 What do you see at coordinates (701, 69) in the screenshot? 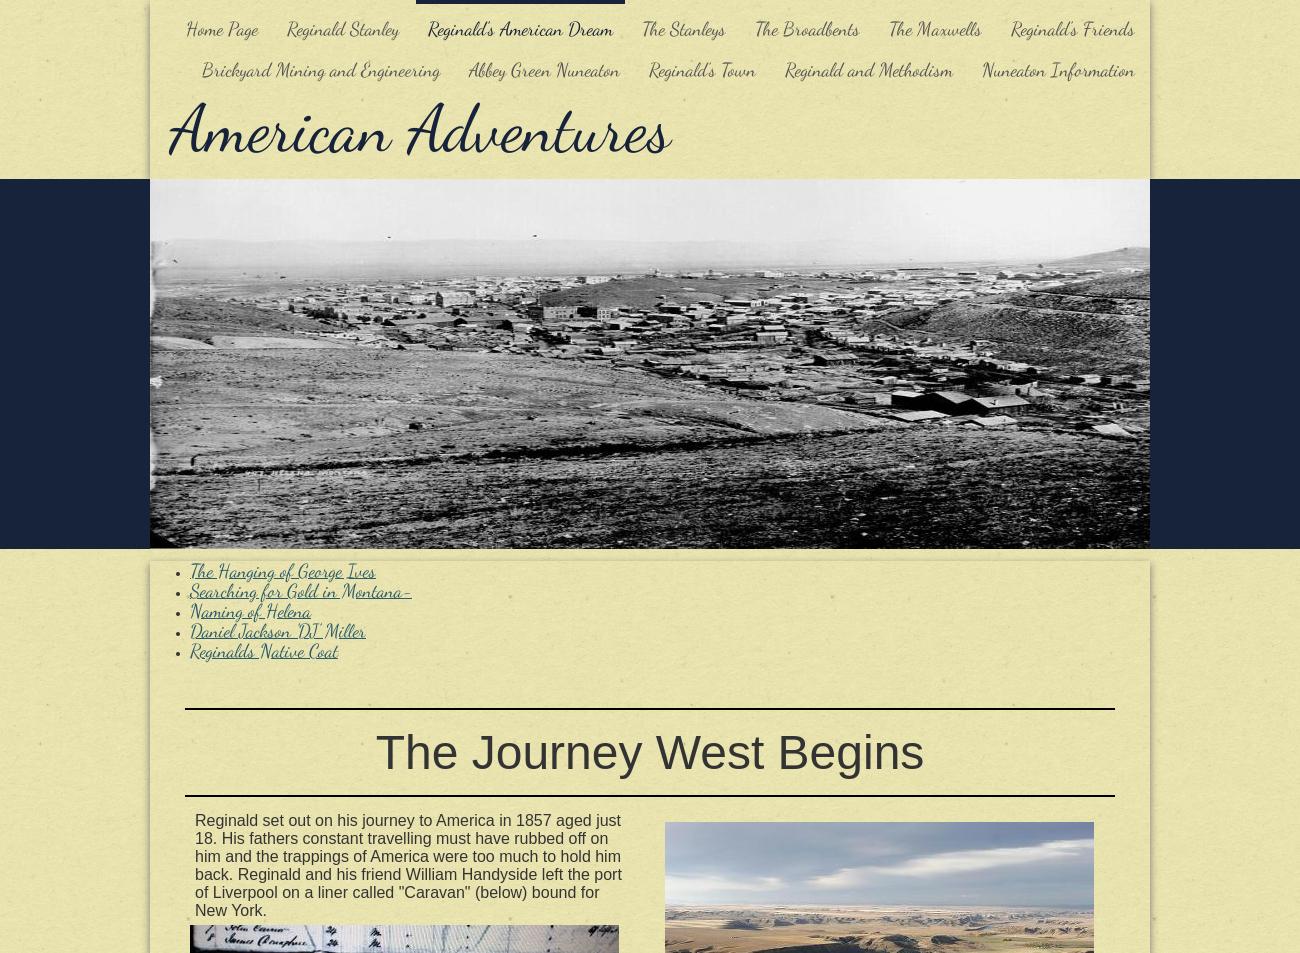
I see `'Reginald's Town'` at bounding box center [701, 69].